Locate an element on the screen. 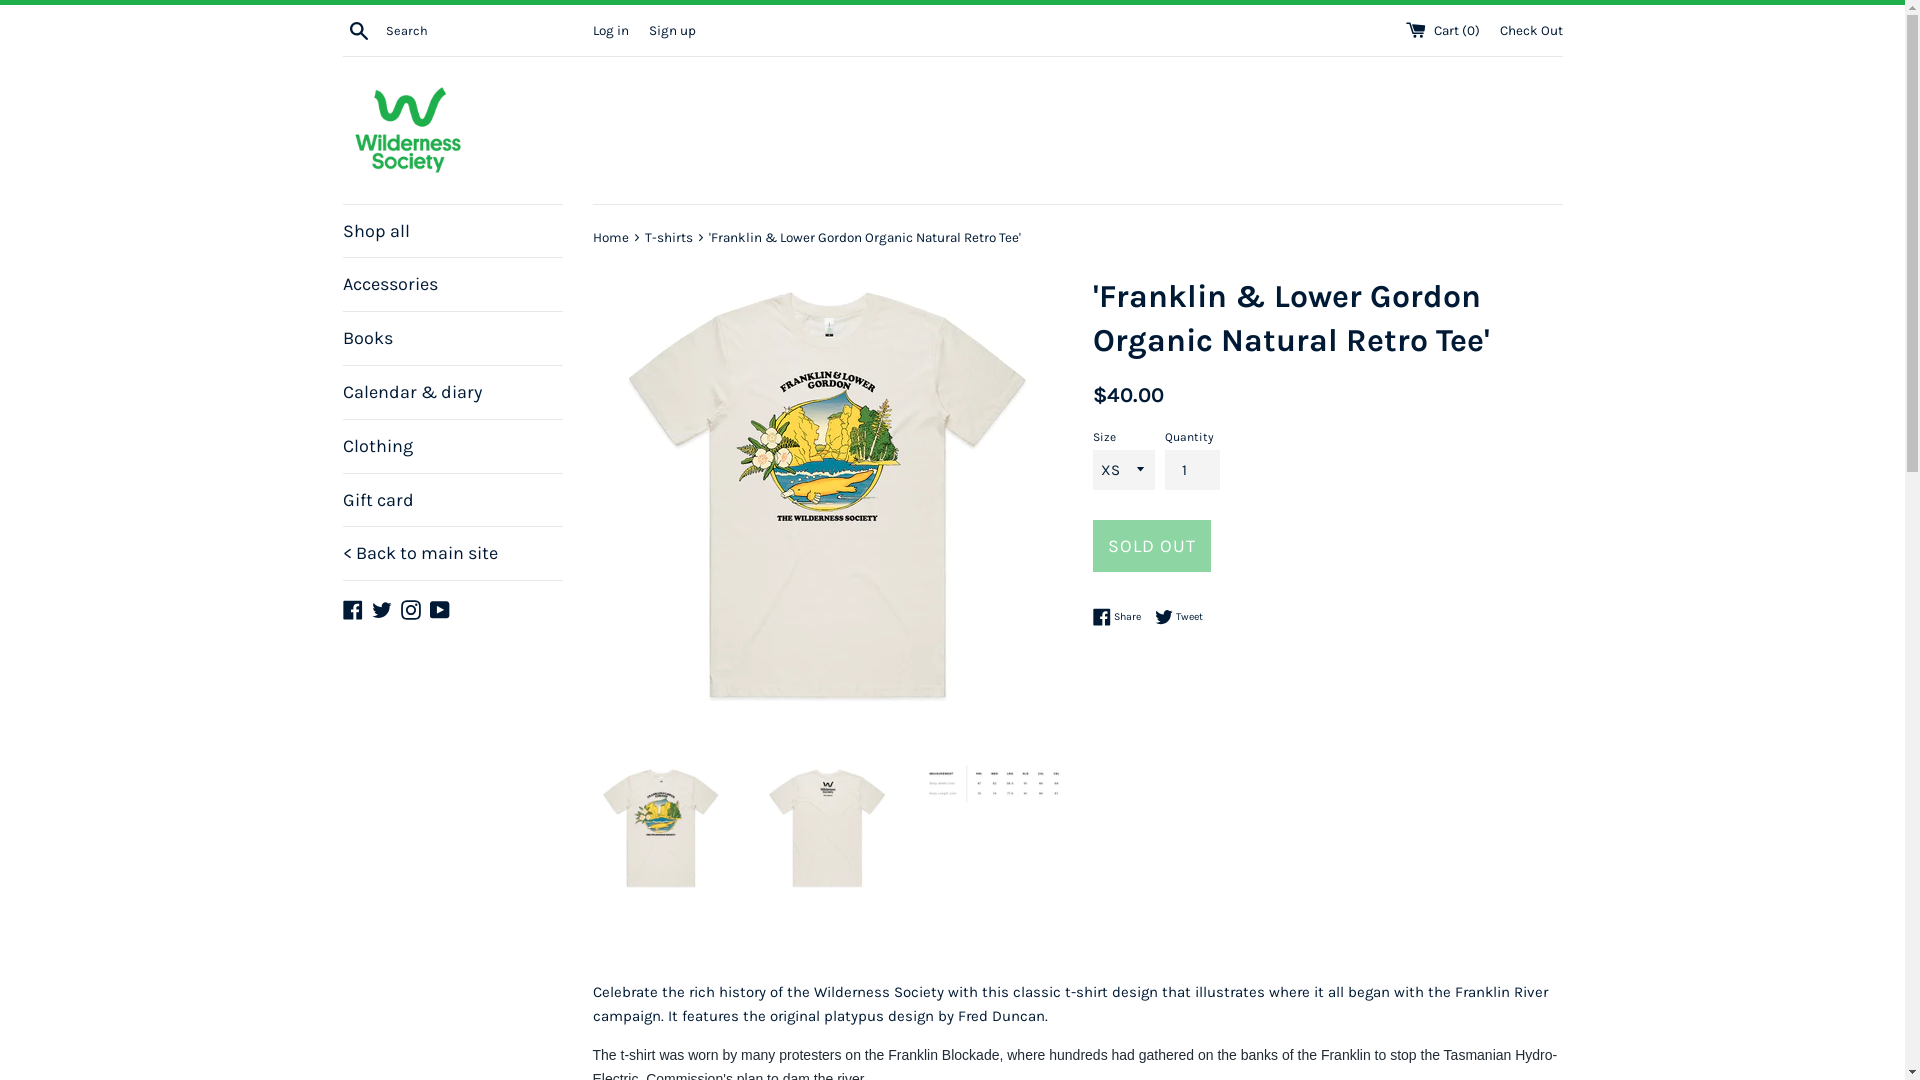 The image size is (1920, 1080). 'Books' is located at coordinates (450, 337).